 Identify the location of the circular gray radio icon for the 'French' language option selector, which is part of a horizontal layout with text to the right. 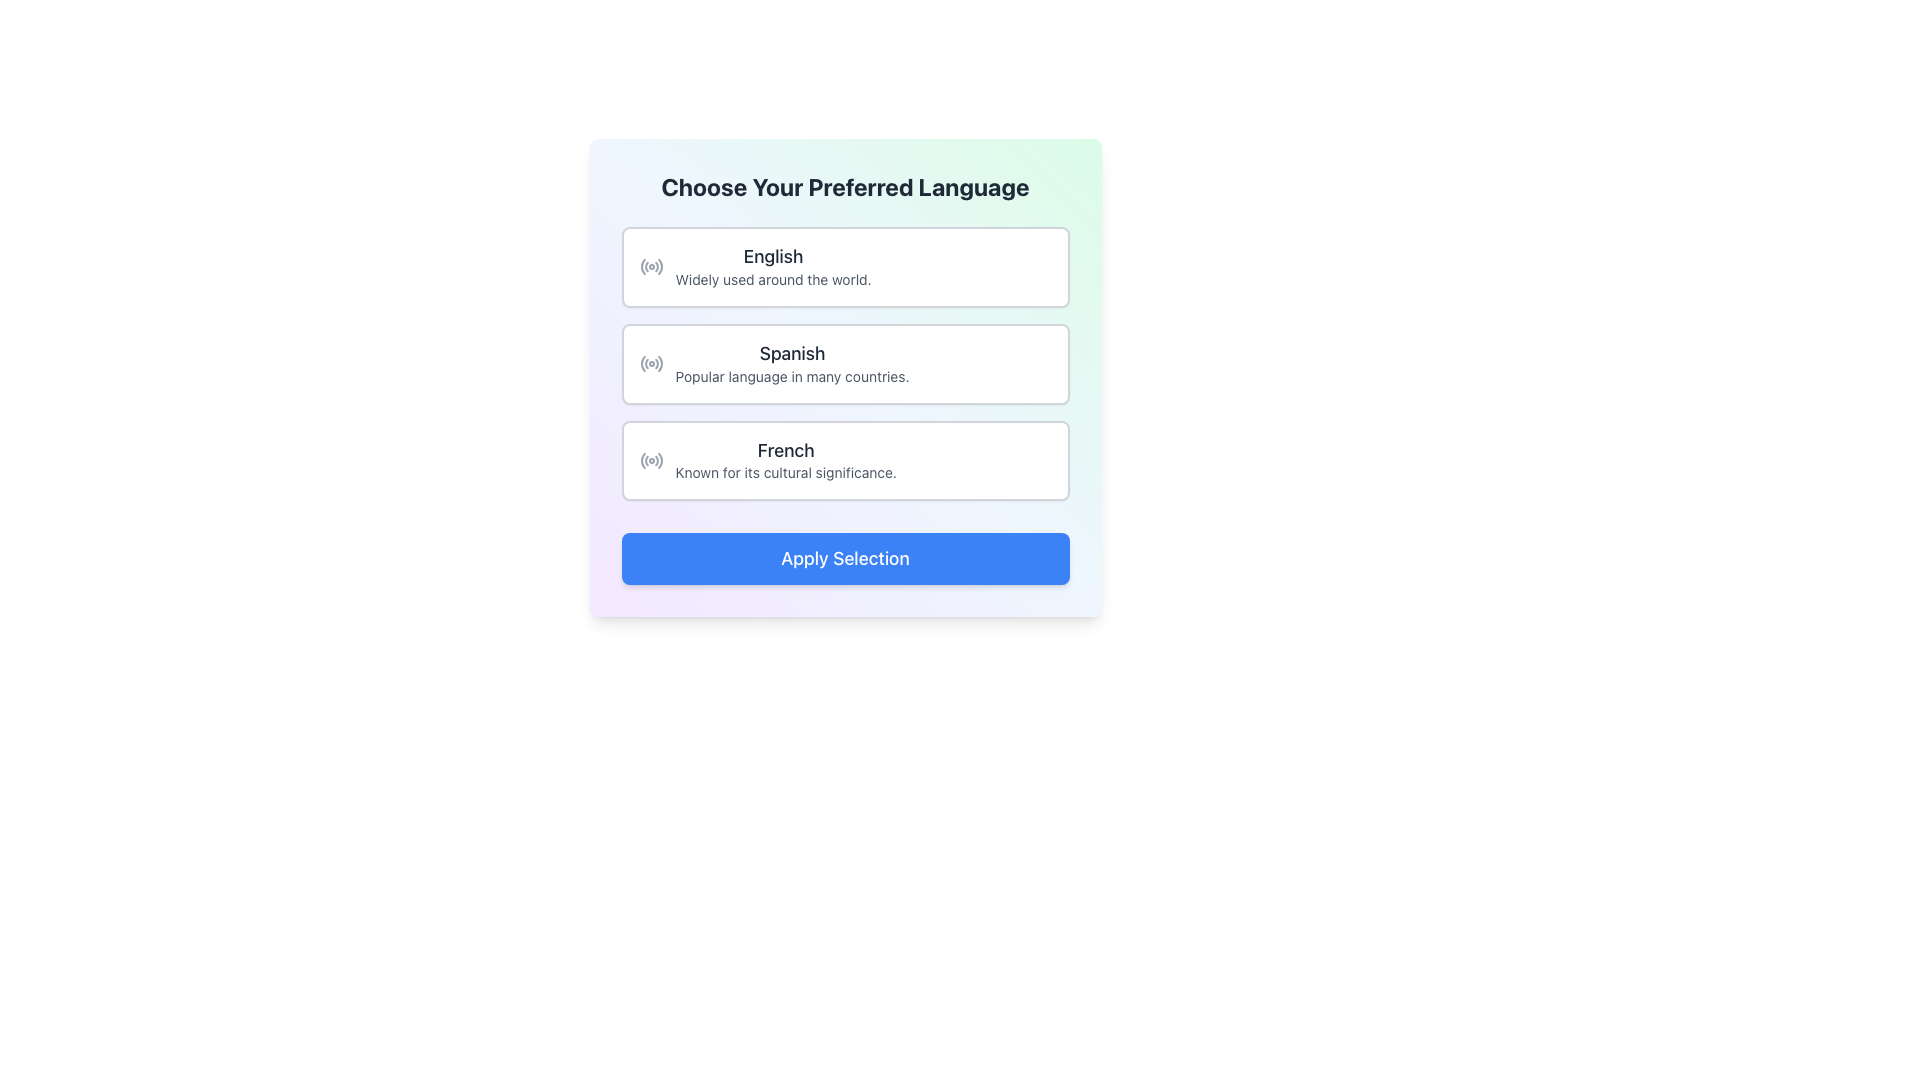
(651, 460).